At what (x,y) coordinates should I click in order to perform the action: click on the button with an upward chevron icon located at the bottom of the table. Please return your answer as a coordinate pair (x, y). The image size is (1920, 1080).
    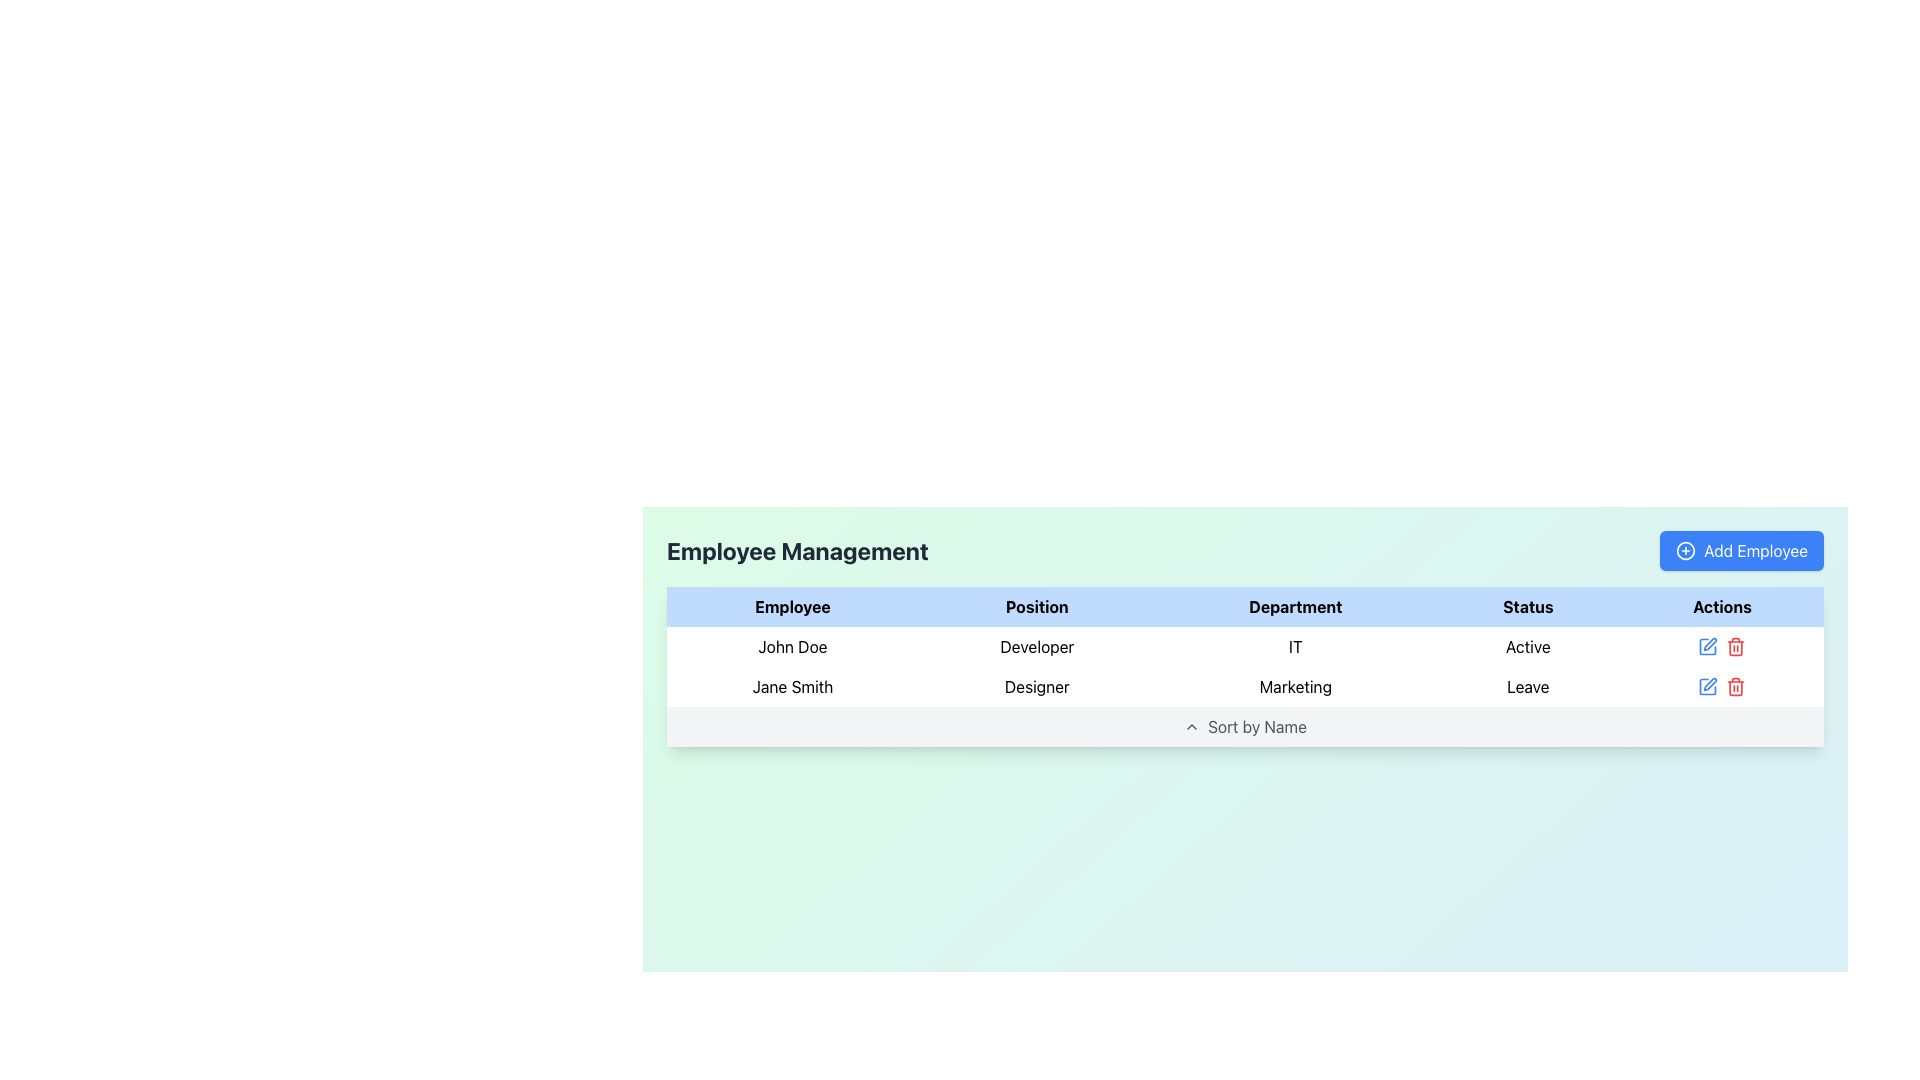
    Looking at the image, I should click on (1244, 726).